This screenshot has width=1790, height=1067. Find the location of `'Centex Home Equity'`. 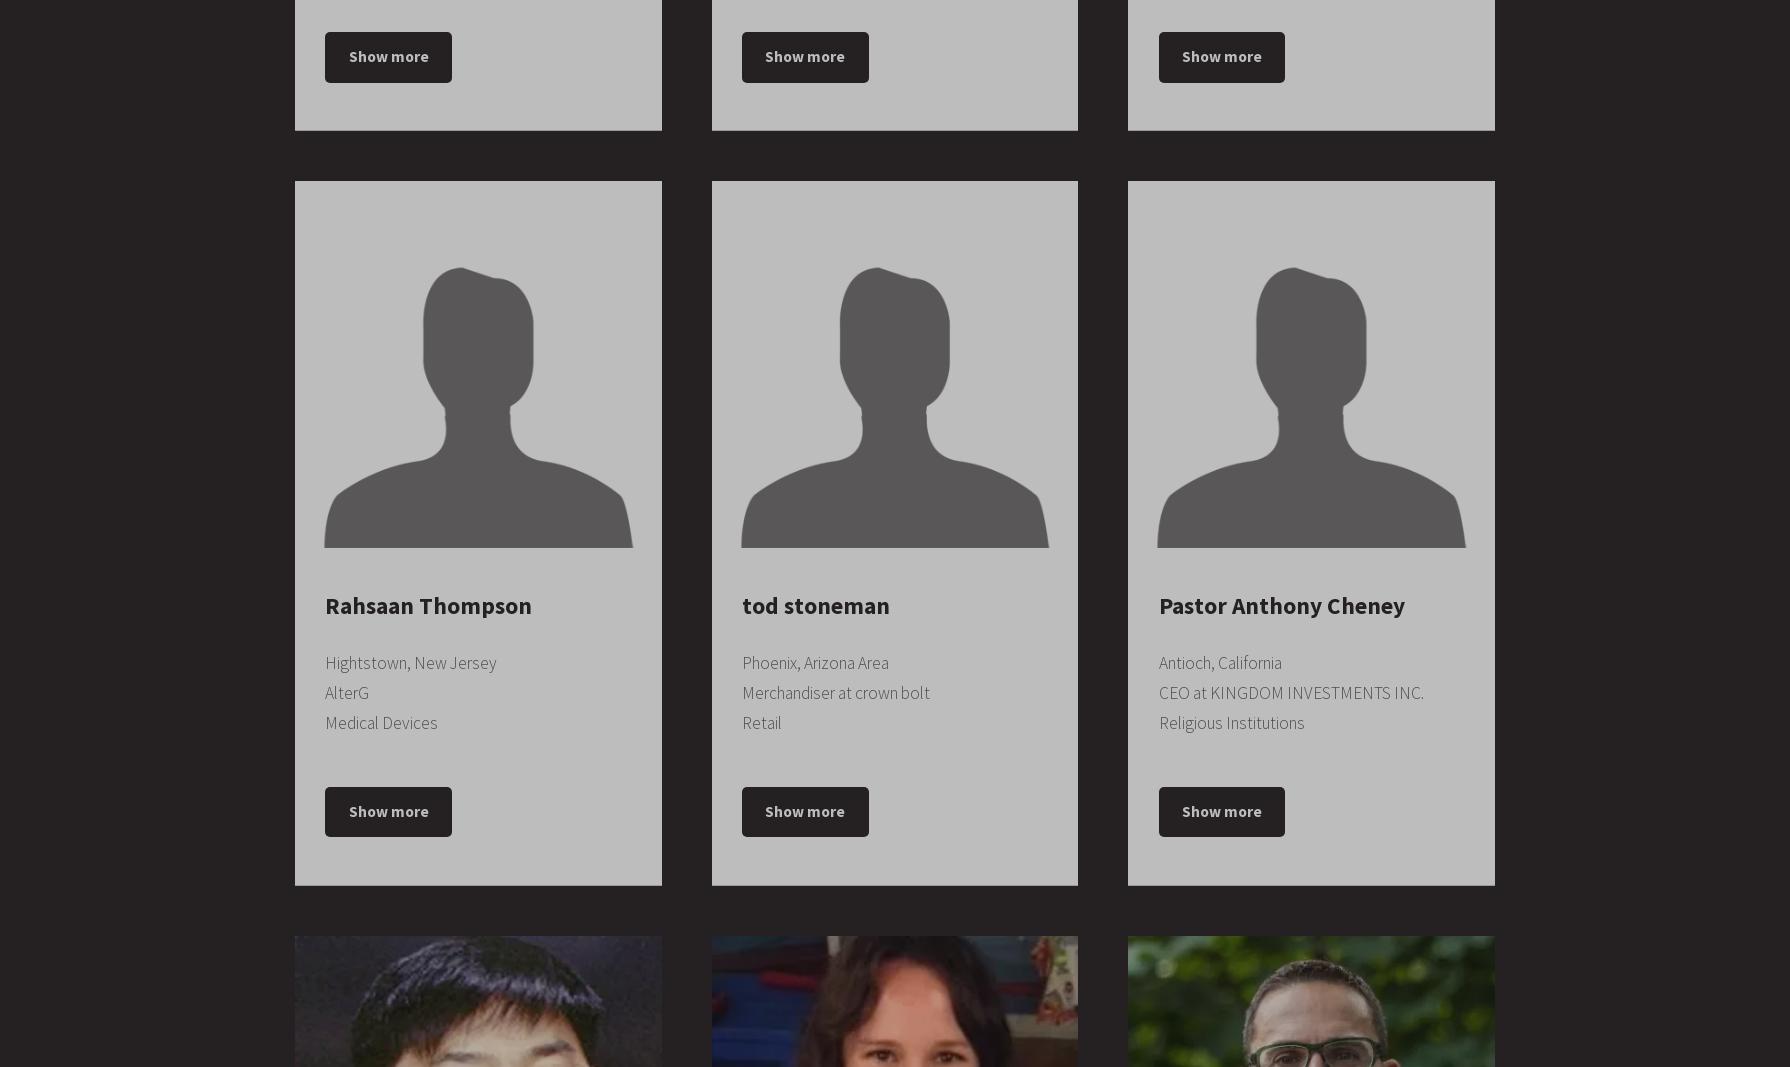

'Centex Home Equity' is located at coordinates (815, 724).